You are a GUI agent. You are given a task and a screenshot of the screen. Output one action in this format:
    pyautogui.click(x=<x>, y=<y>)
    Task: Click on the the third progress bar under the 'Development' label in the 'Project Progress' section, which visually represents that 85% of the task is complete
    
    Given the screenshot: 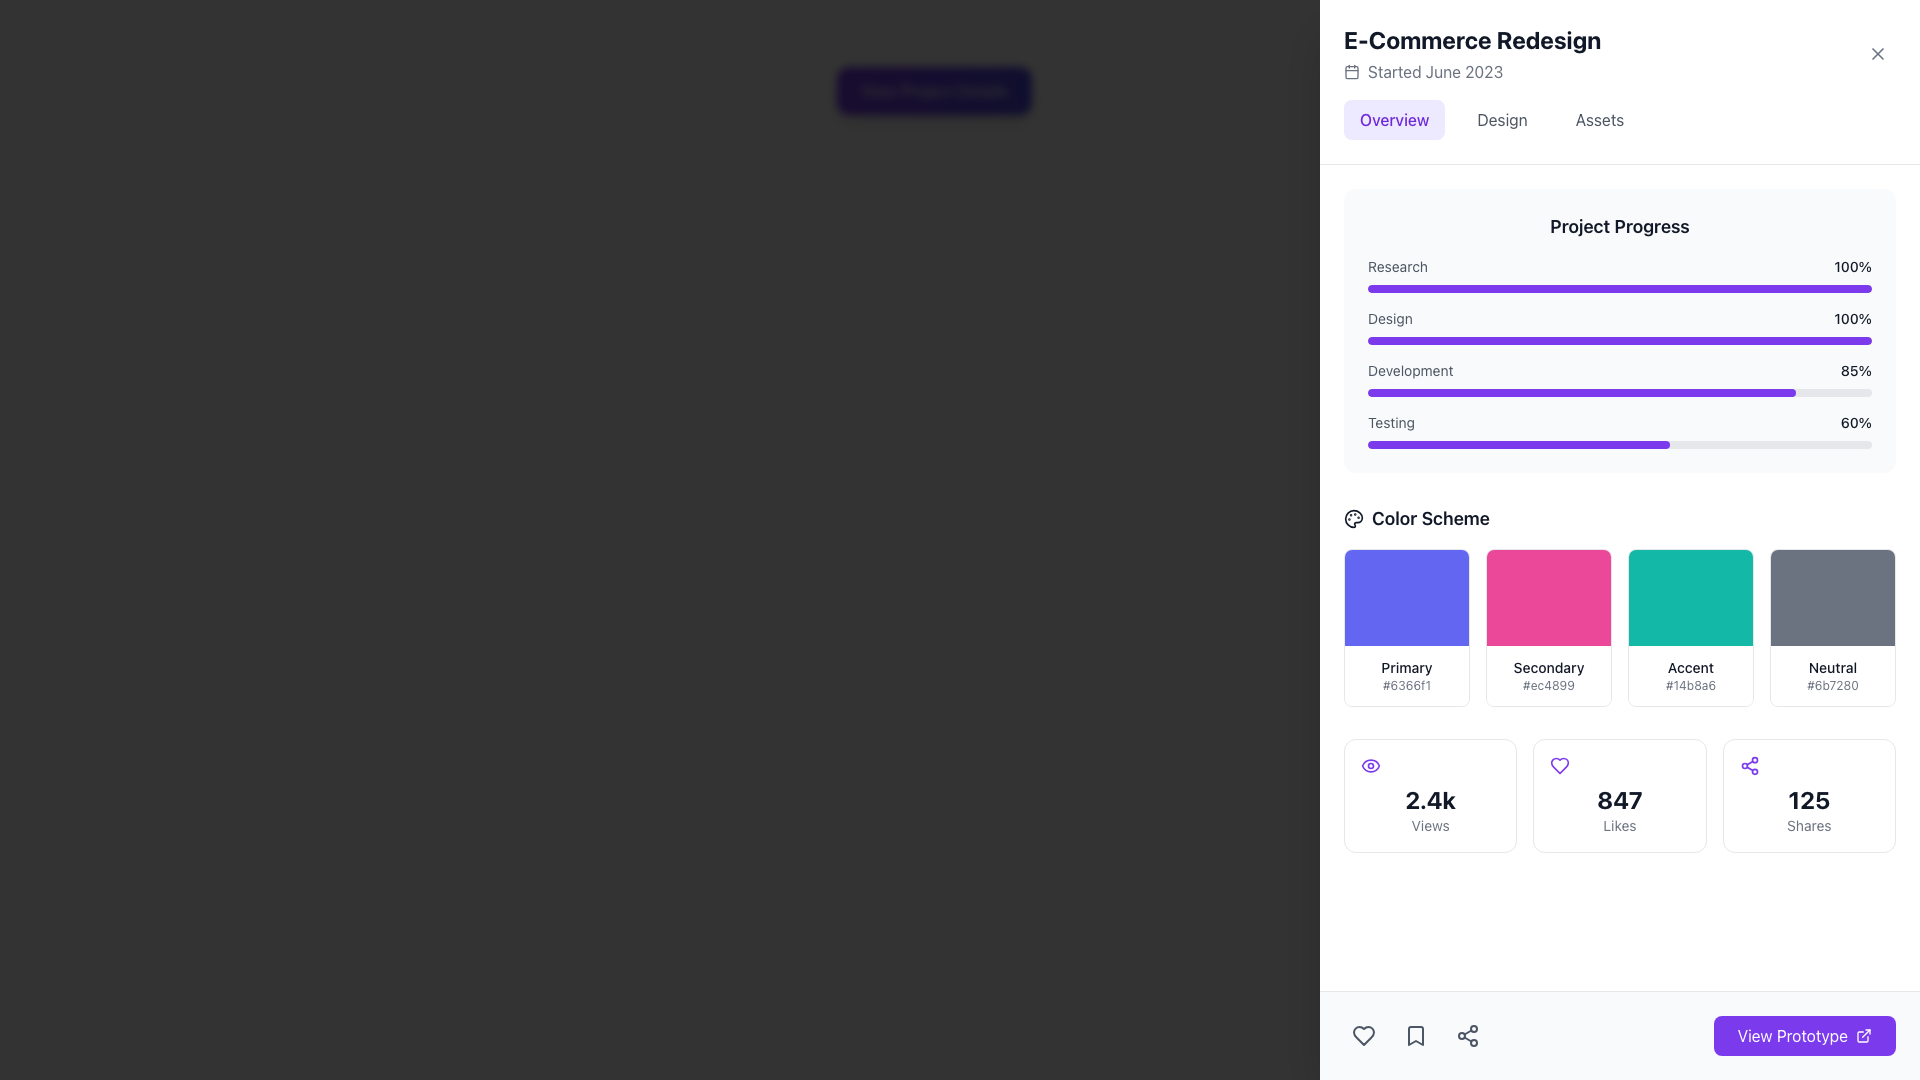 What is the action you would take?
    pyautogui.click(x=1620, y=393)
    